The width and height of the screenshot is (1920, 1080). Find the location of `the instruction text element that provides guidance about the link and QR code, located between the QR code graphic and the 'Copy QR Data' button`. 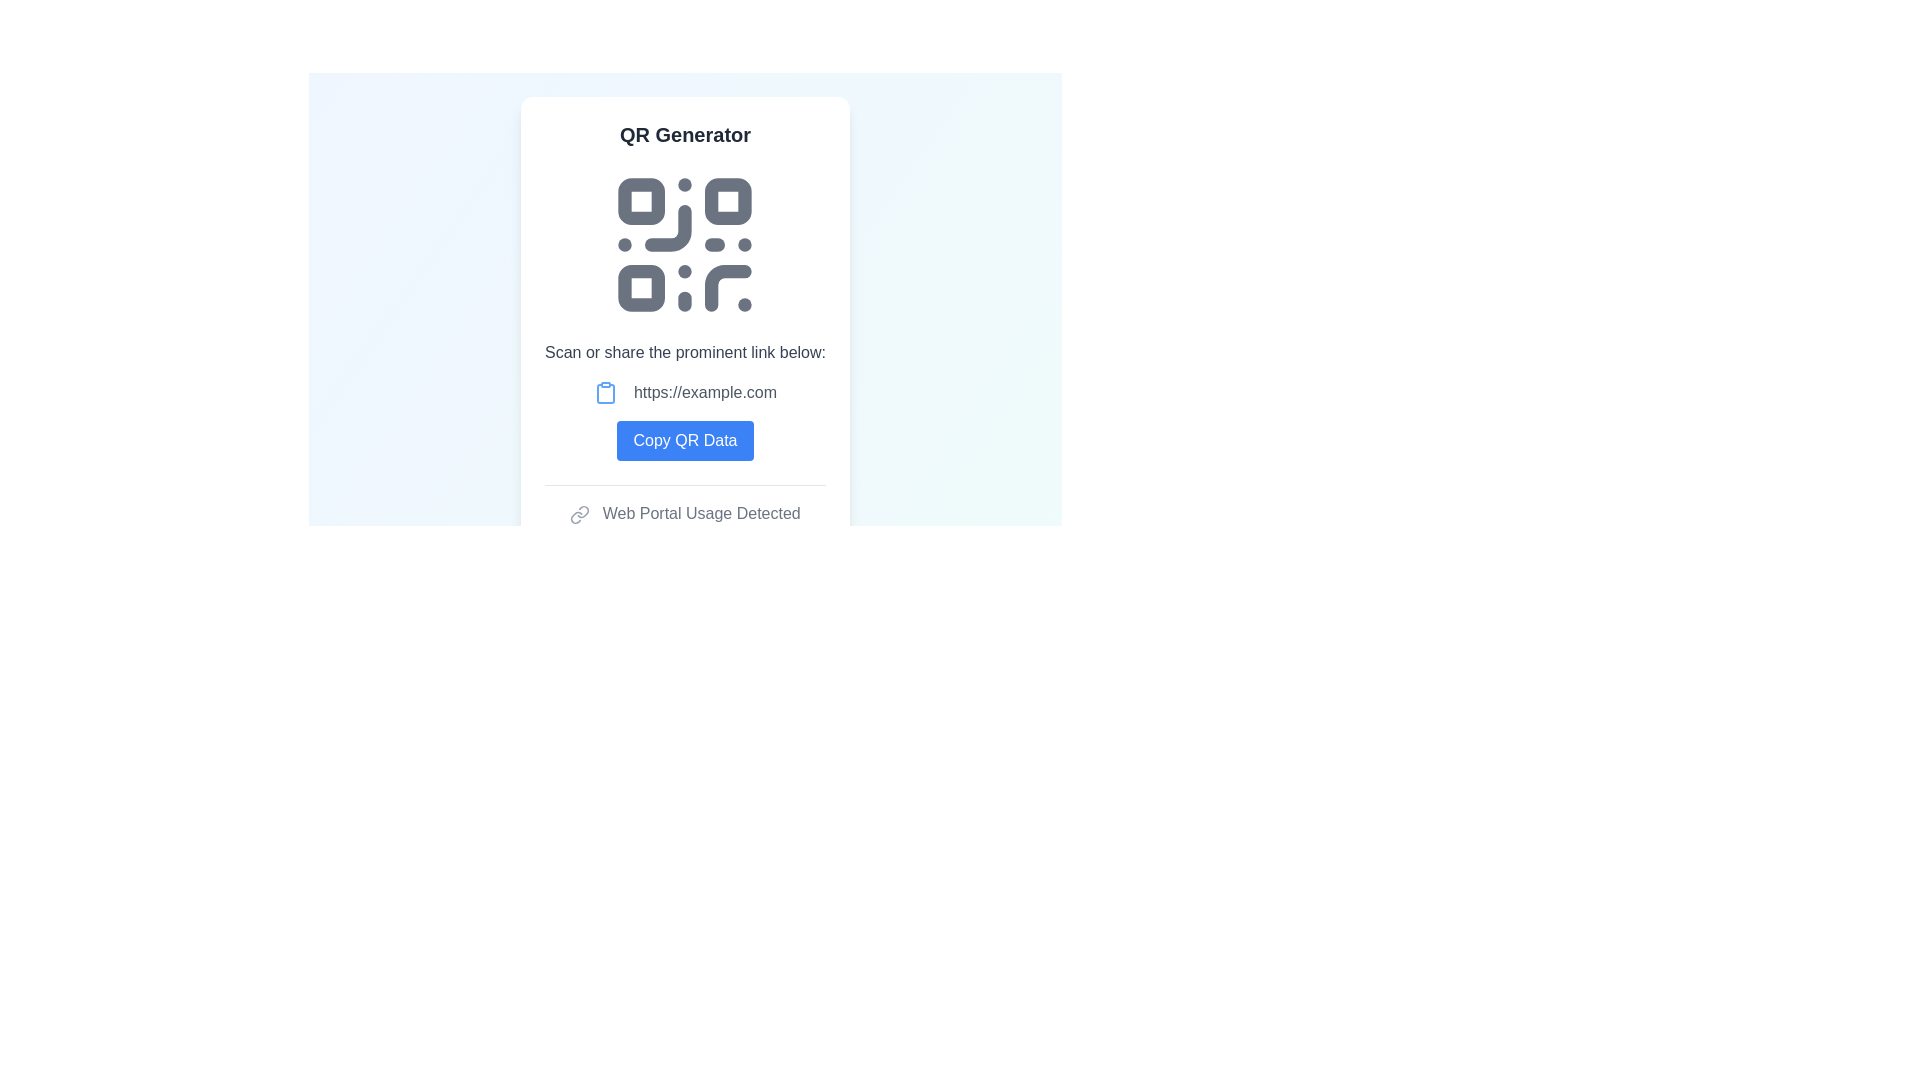

the instruction text element that provides guidance about the link and QR code, located between the QR code graphic and the 'Copy QR Data' button is located at coordinates (685, 352).